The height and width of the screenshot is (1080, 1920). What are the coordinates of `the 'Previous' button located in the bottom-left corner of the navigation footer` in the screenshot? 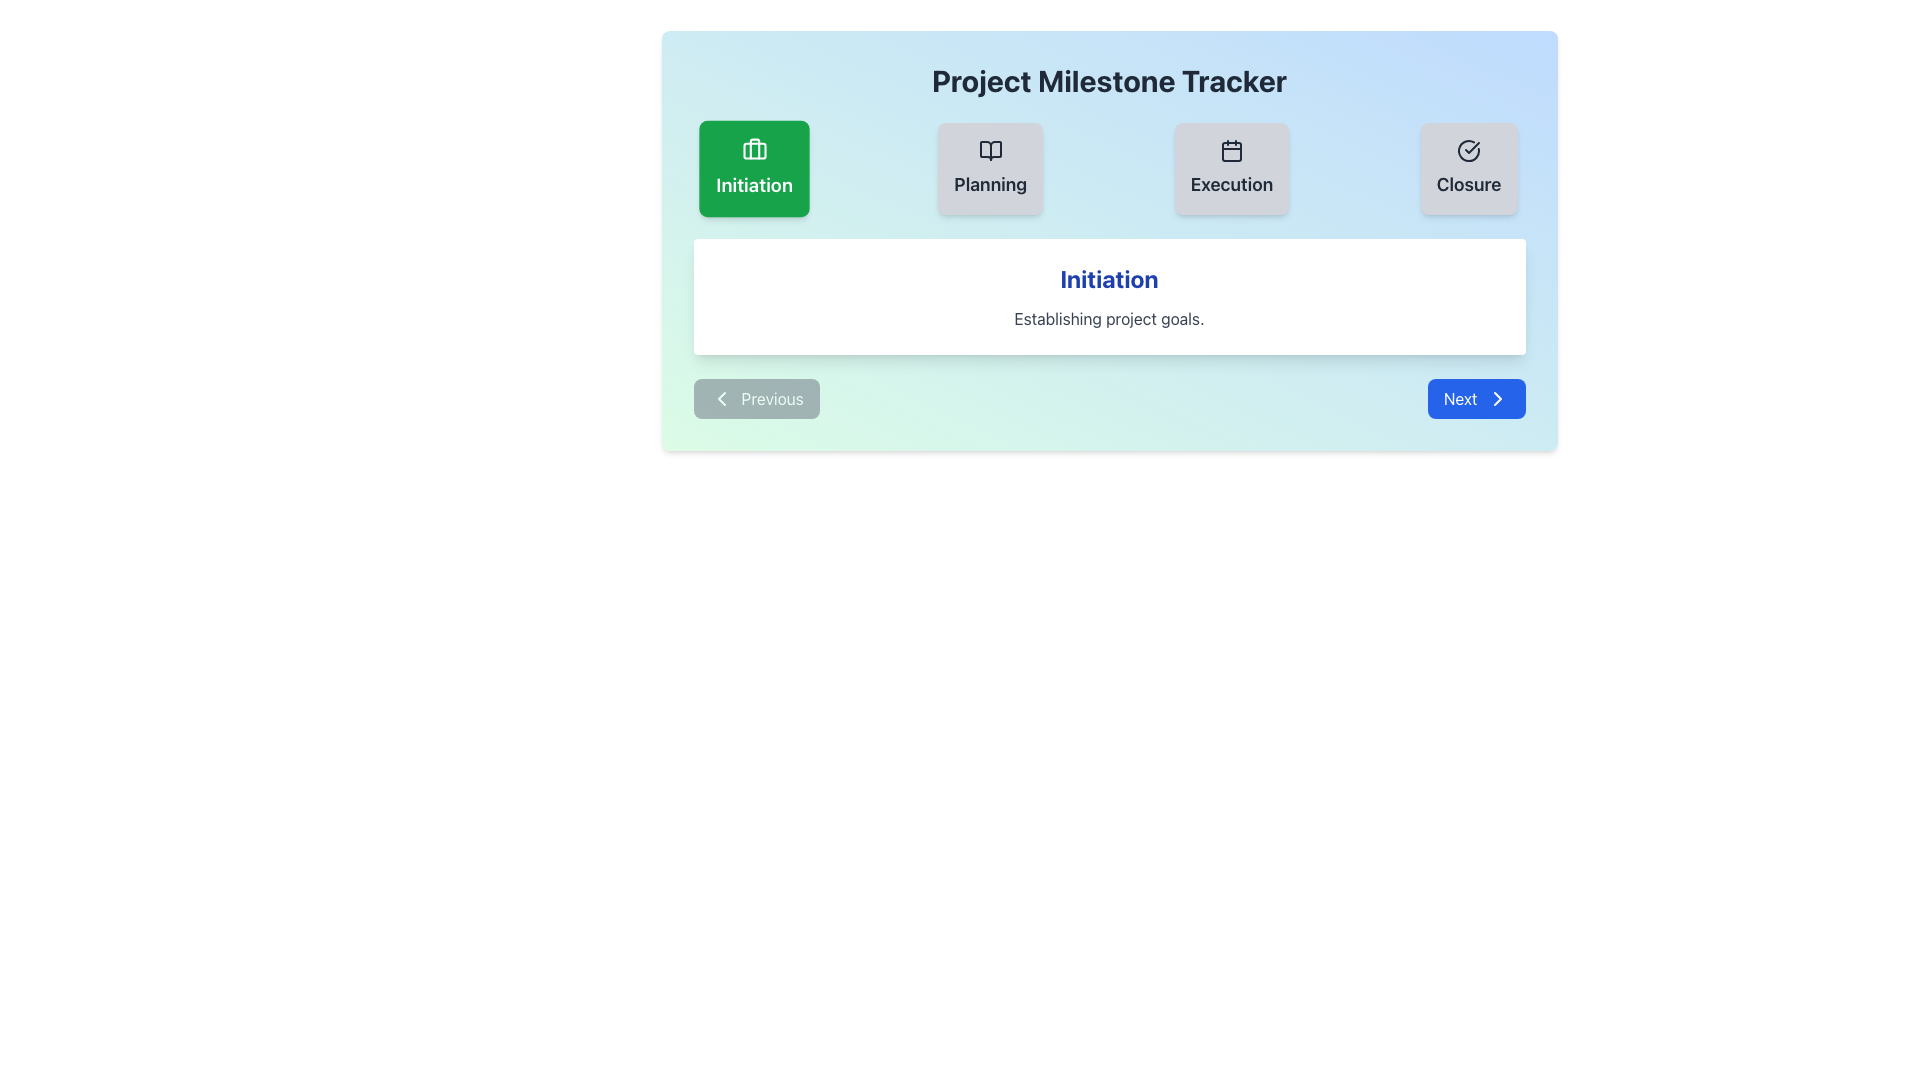 It's located at (755, 398).